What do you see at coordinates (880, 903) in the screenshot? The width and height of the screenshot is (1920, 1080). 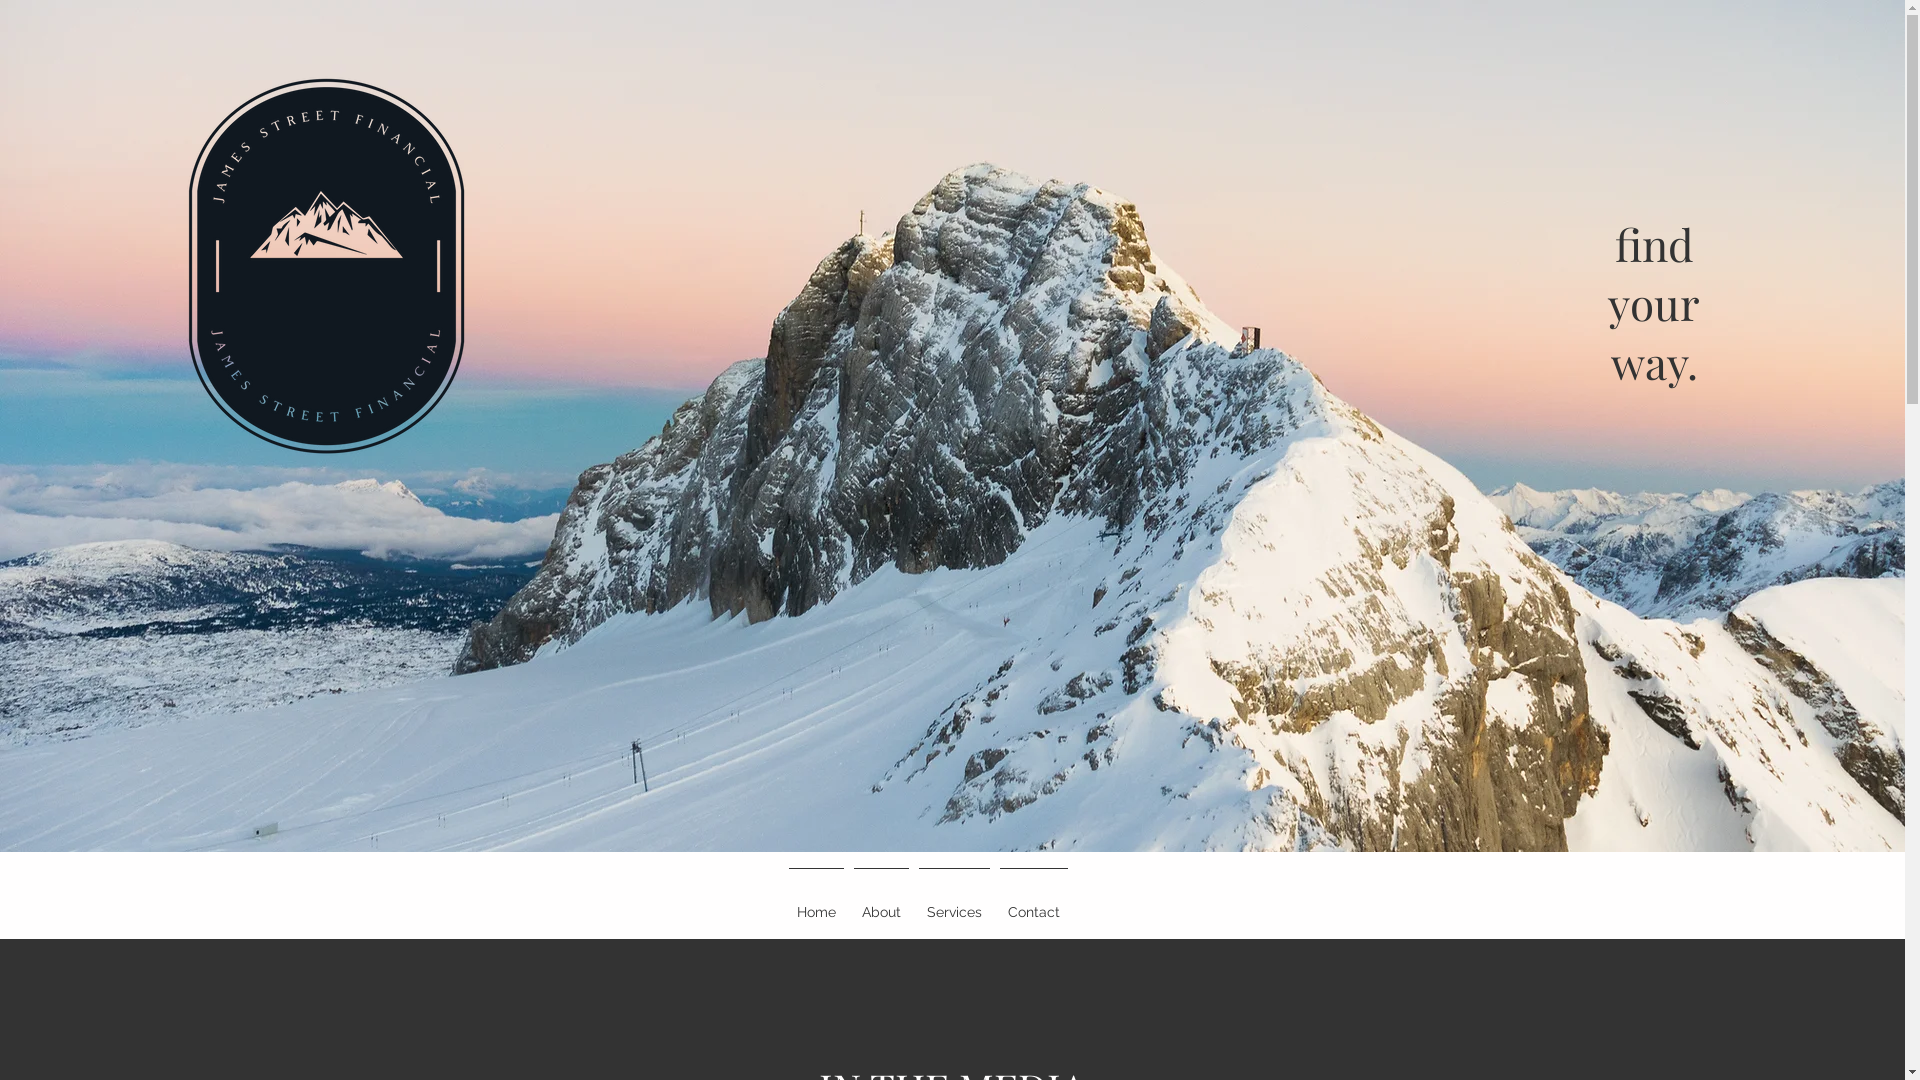 I see `'About'` at bounding box center [880, 903].